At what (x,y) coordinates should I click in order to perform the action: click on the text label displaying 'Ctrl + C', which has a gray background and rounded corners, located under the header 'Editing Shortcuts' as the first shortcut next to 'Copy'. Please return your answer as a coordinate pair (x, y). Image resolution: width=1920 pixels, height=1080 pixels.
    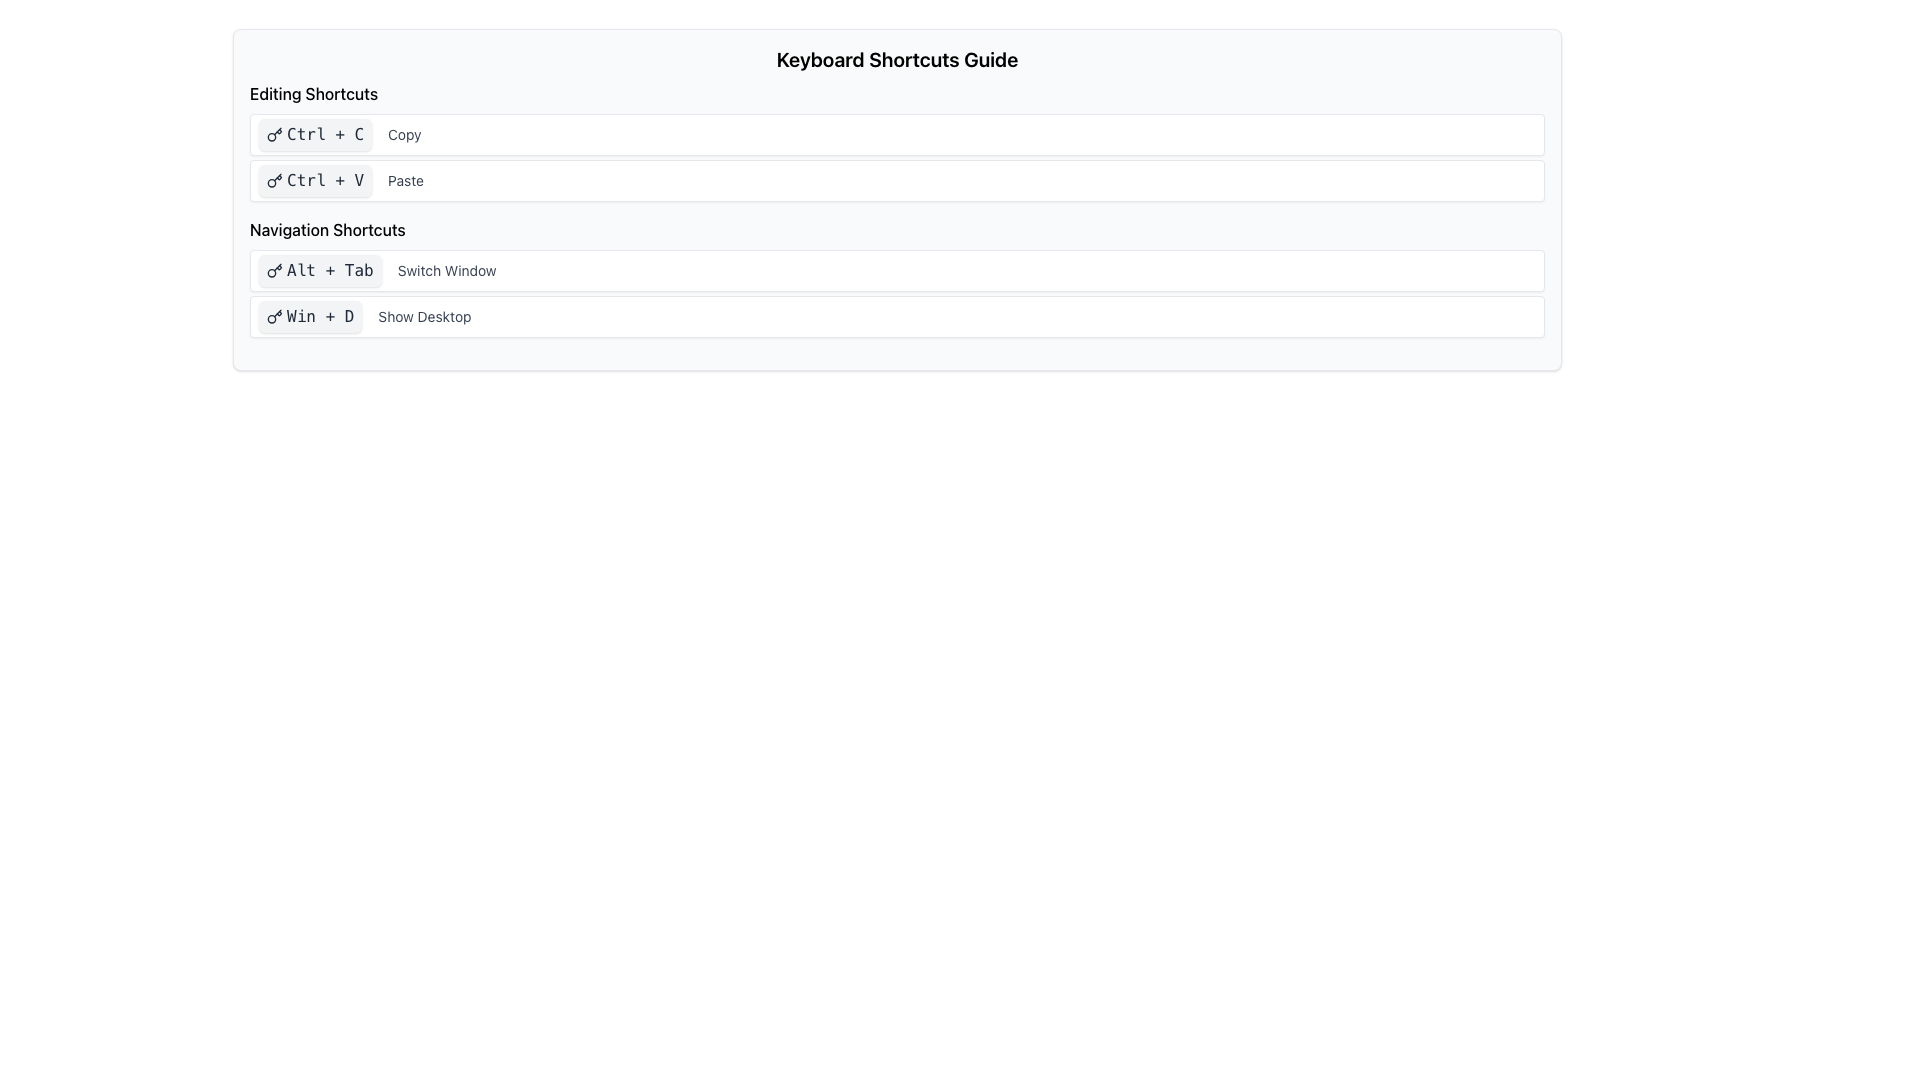
    Looking at the image, I should click on (325, 135).